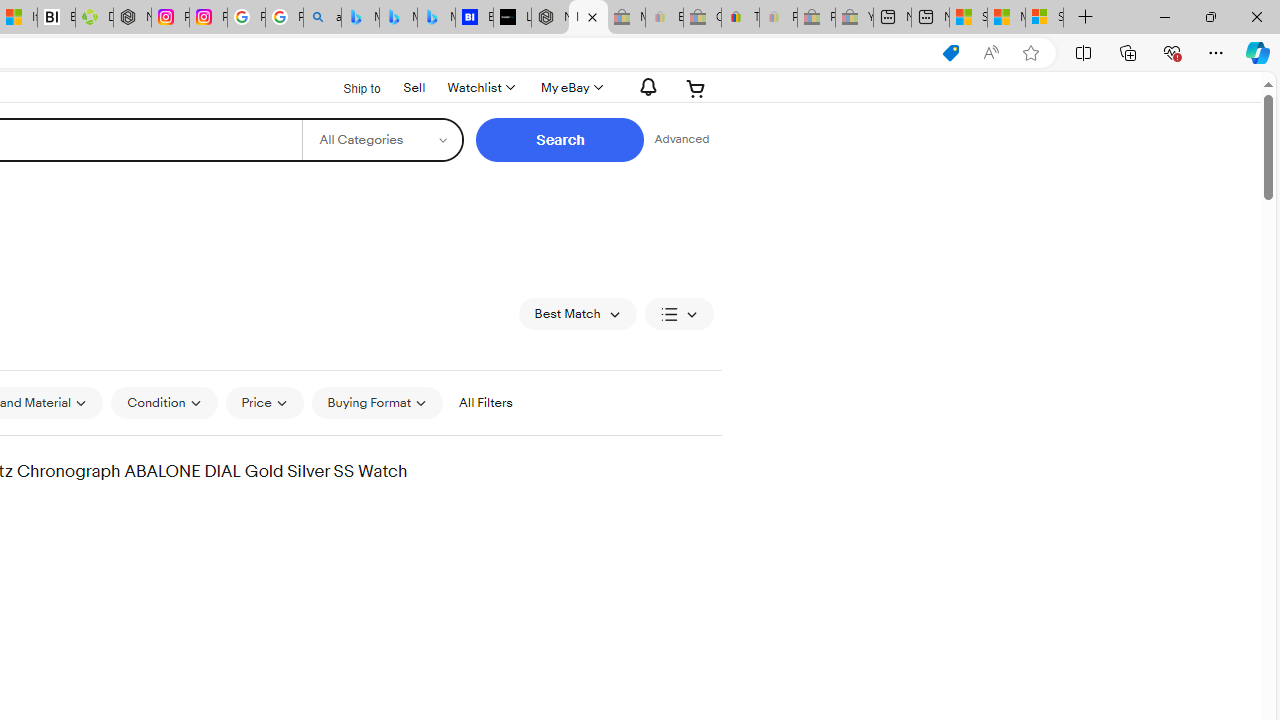 The width and height of the screenshot is (1280, 720). Describe the element at coordinates (485, 403) in the screenshot. I see `'All Filters'` at that location.